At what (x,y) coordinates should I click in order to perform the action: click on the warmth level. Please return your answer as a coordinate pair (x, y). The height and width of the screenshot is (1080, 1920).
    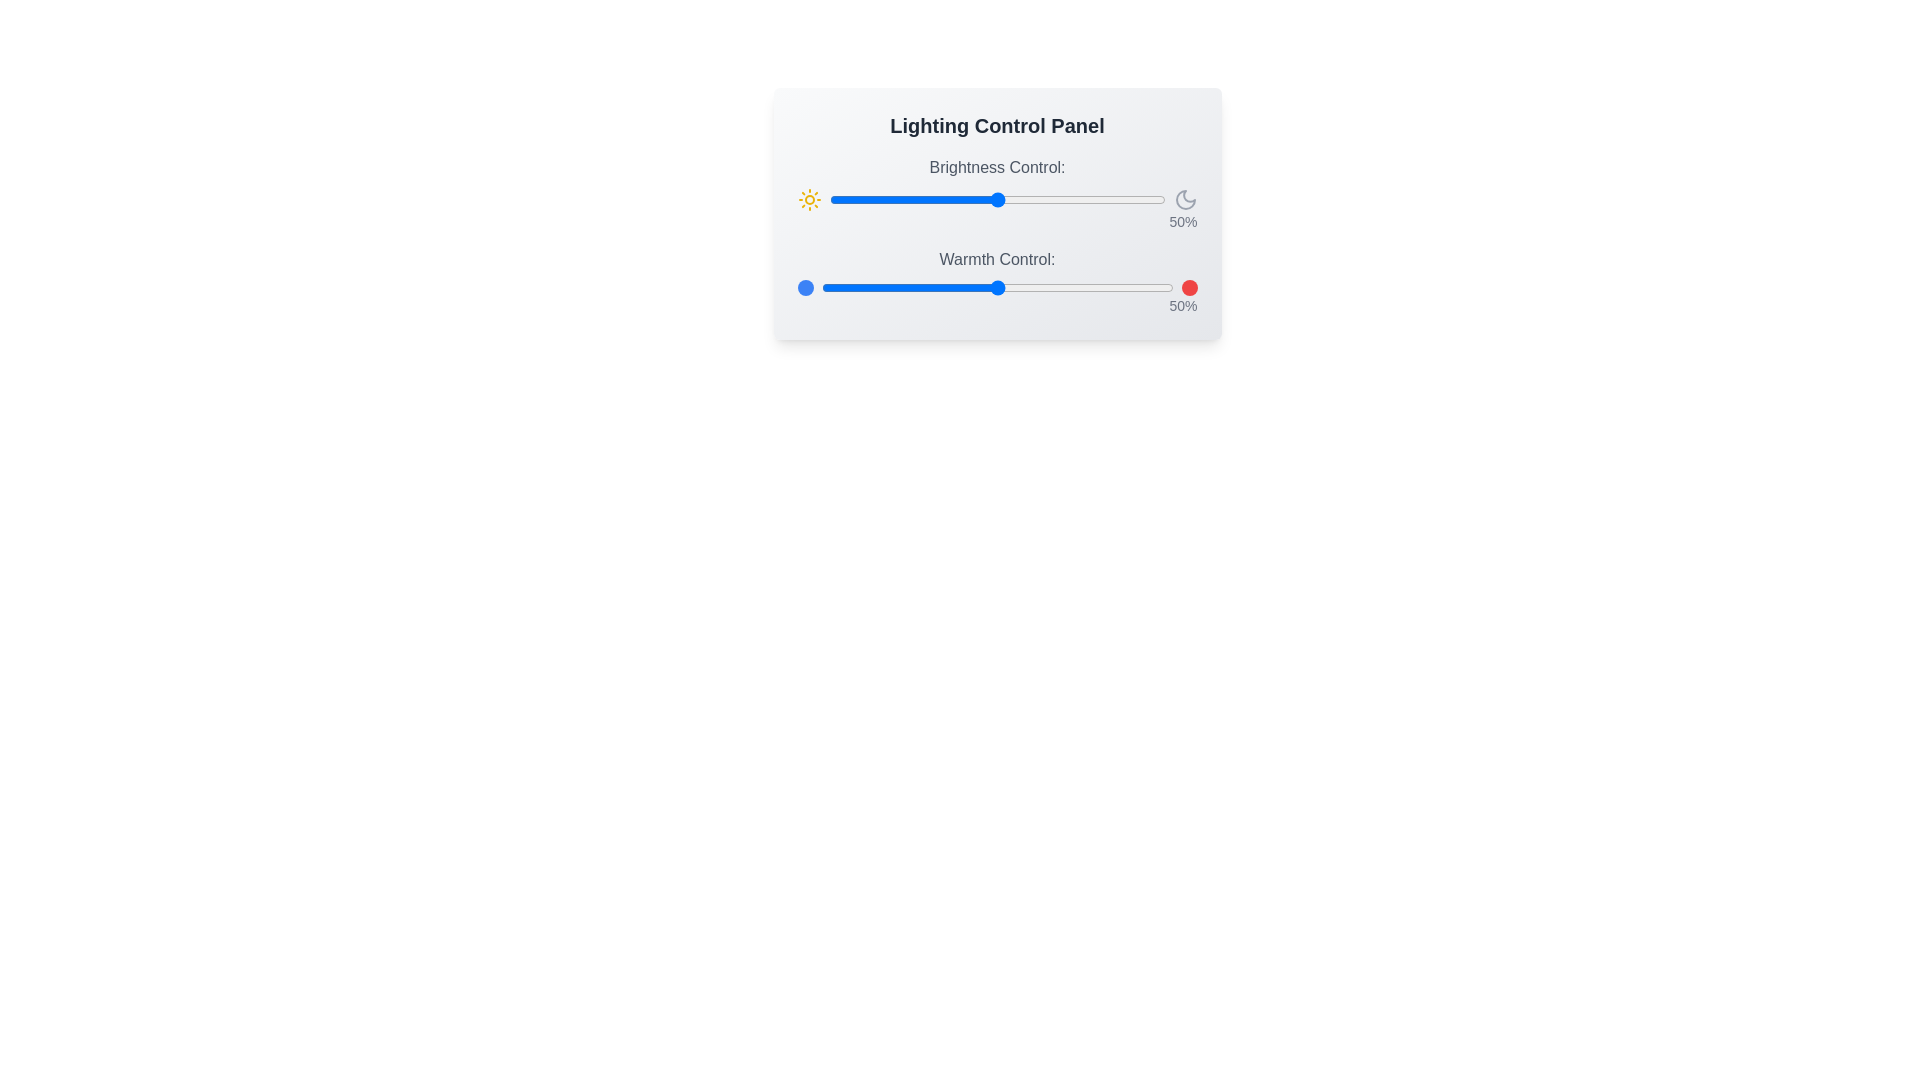
    Looking at the image, I should click on (983, 288).